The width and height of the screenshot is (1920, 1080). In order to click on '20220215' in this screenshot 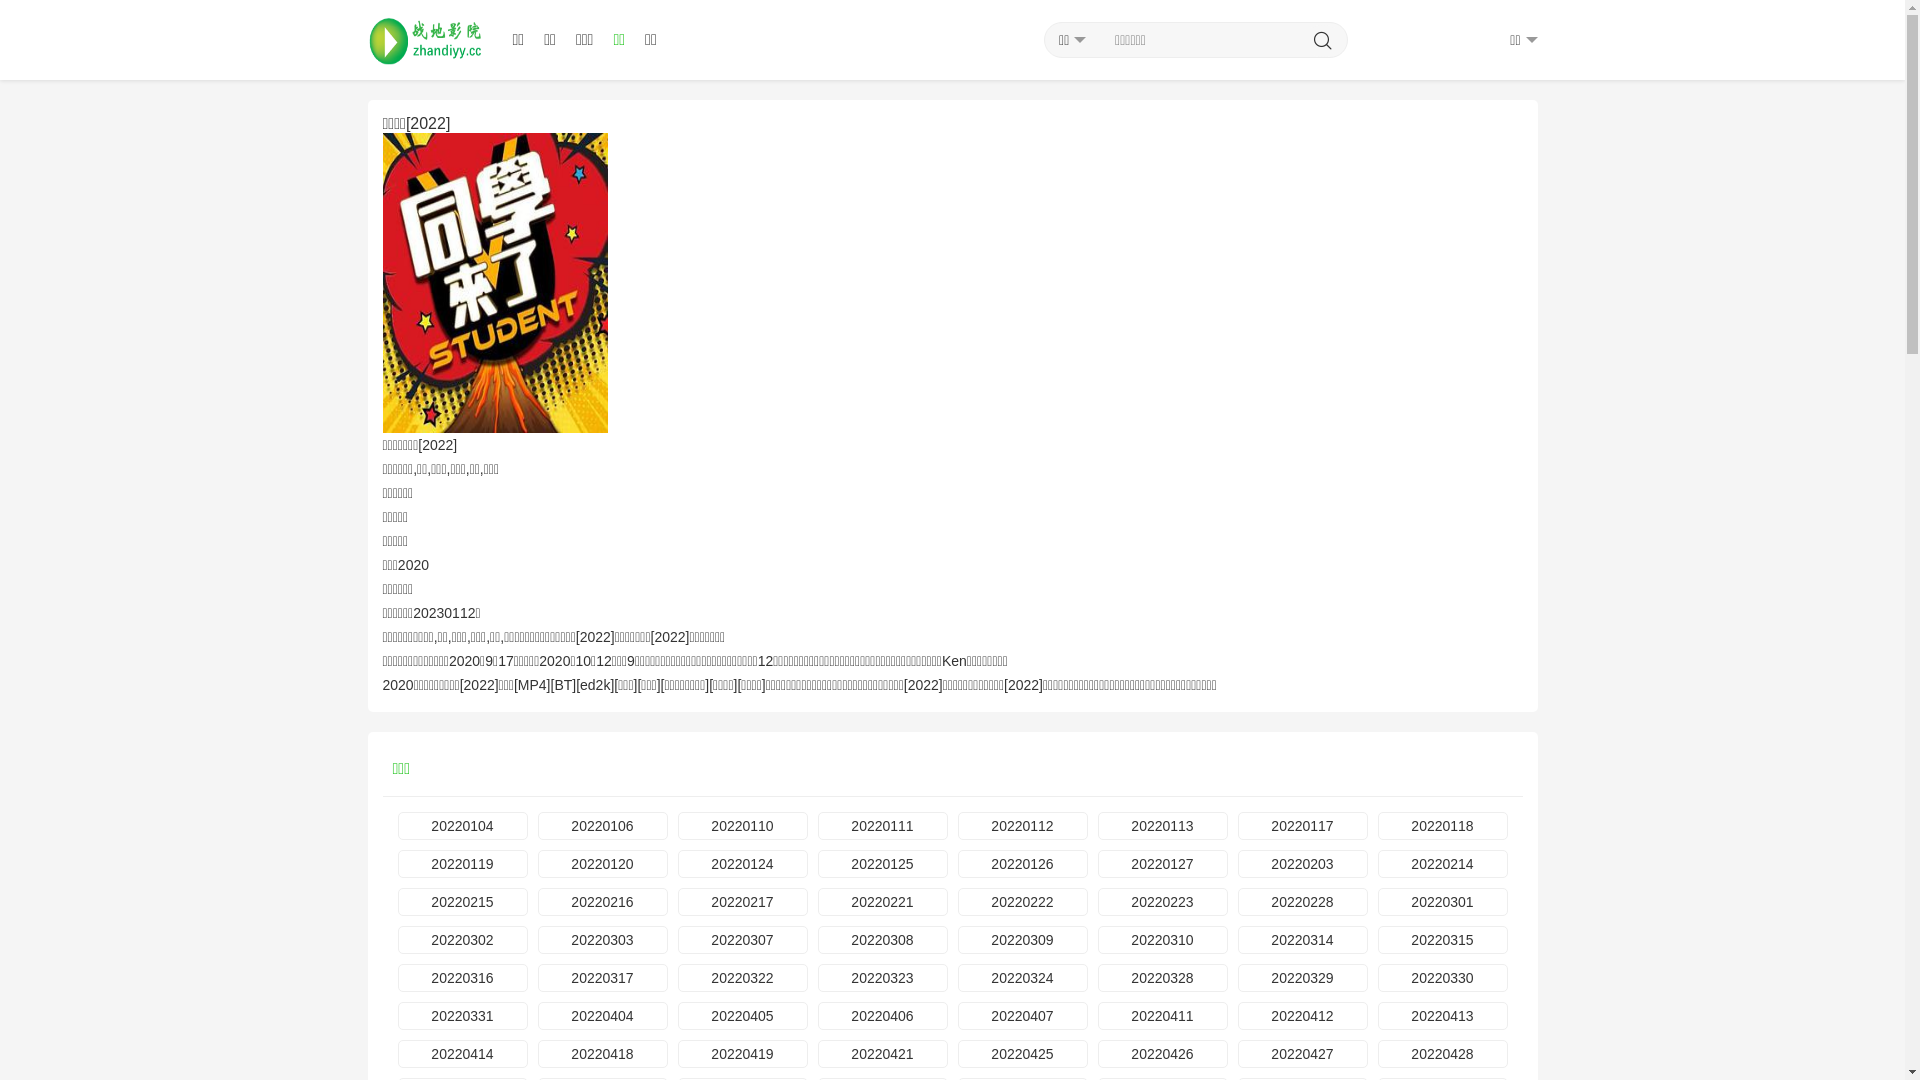, I will do `click(398, 902)`.